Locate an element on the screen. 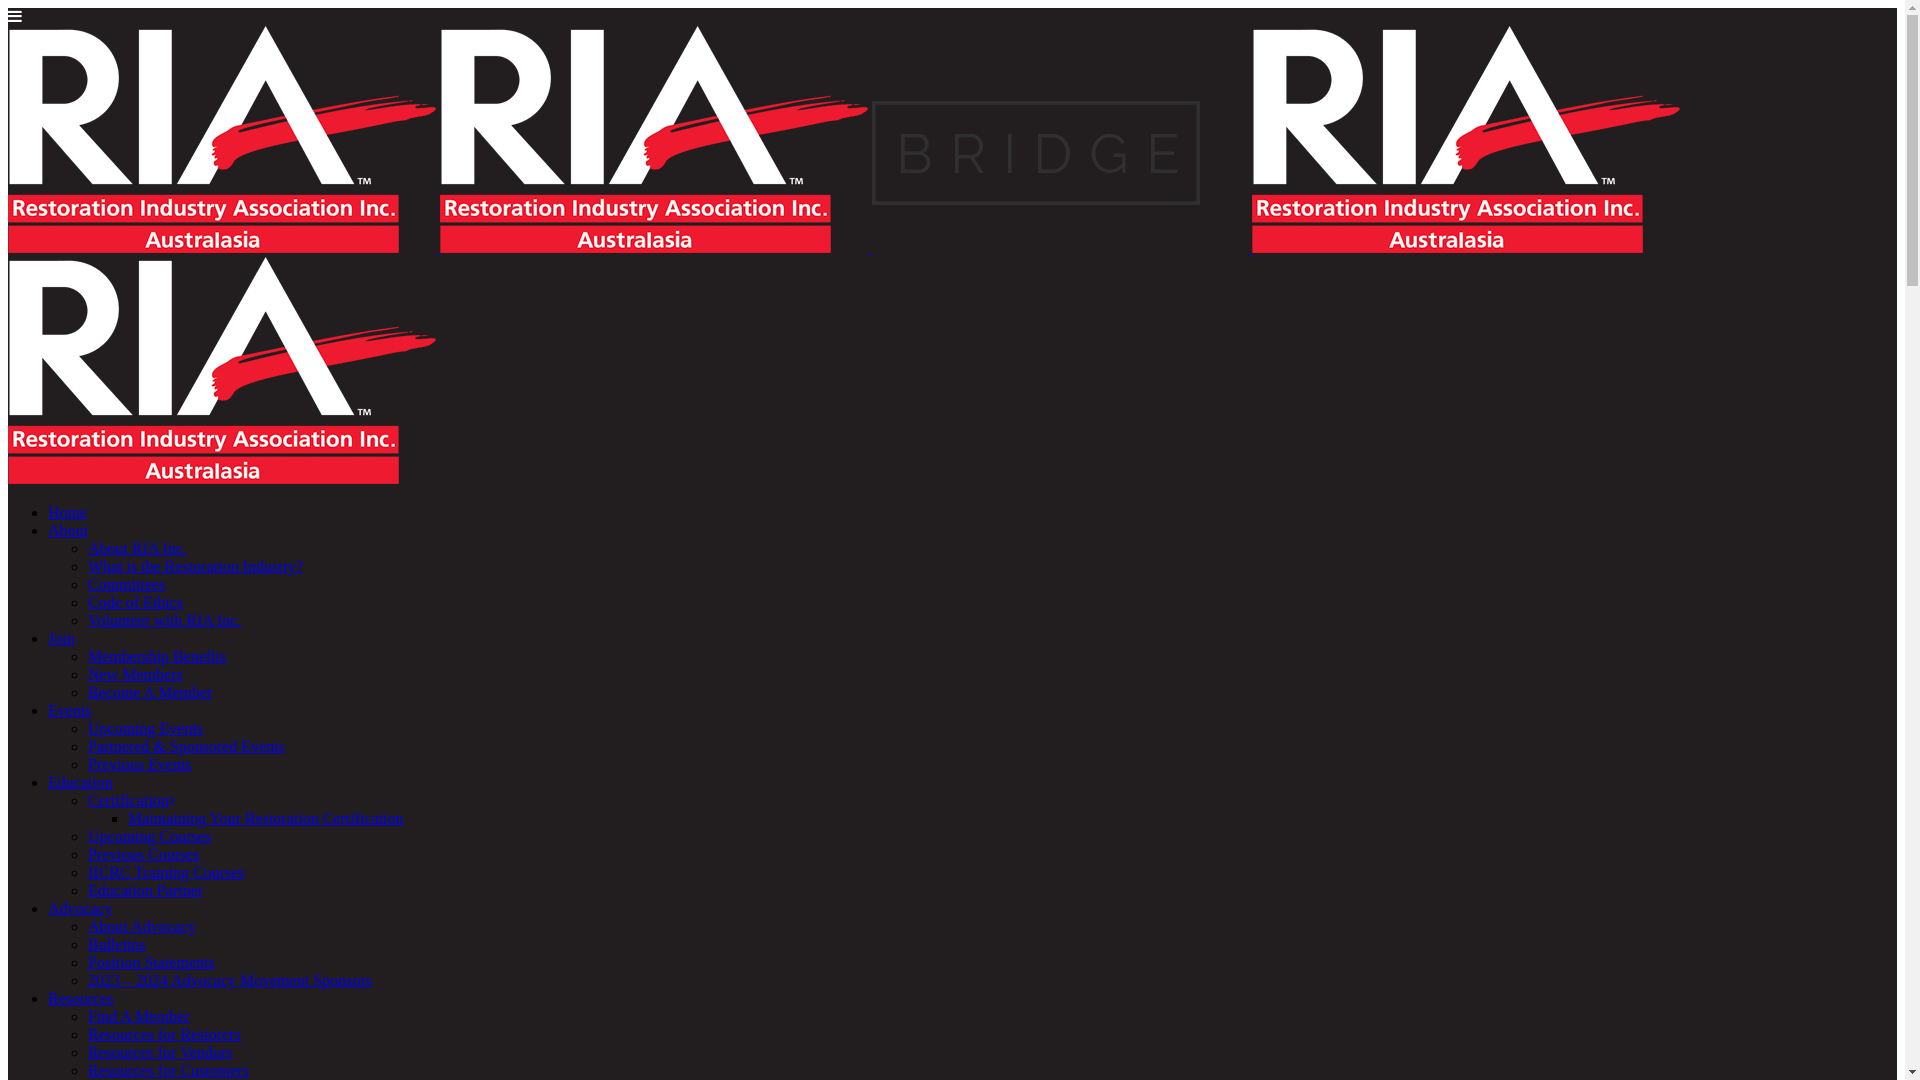 The height and width of the screenshot is (1080, 1920). 'Upcoming Courses' is located at coordinates (148, 836).